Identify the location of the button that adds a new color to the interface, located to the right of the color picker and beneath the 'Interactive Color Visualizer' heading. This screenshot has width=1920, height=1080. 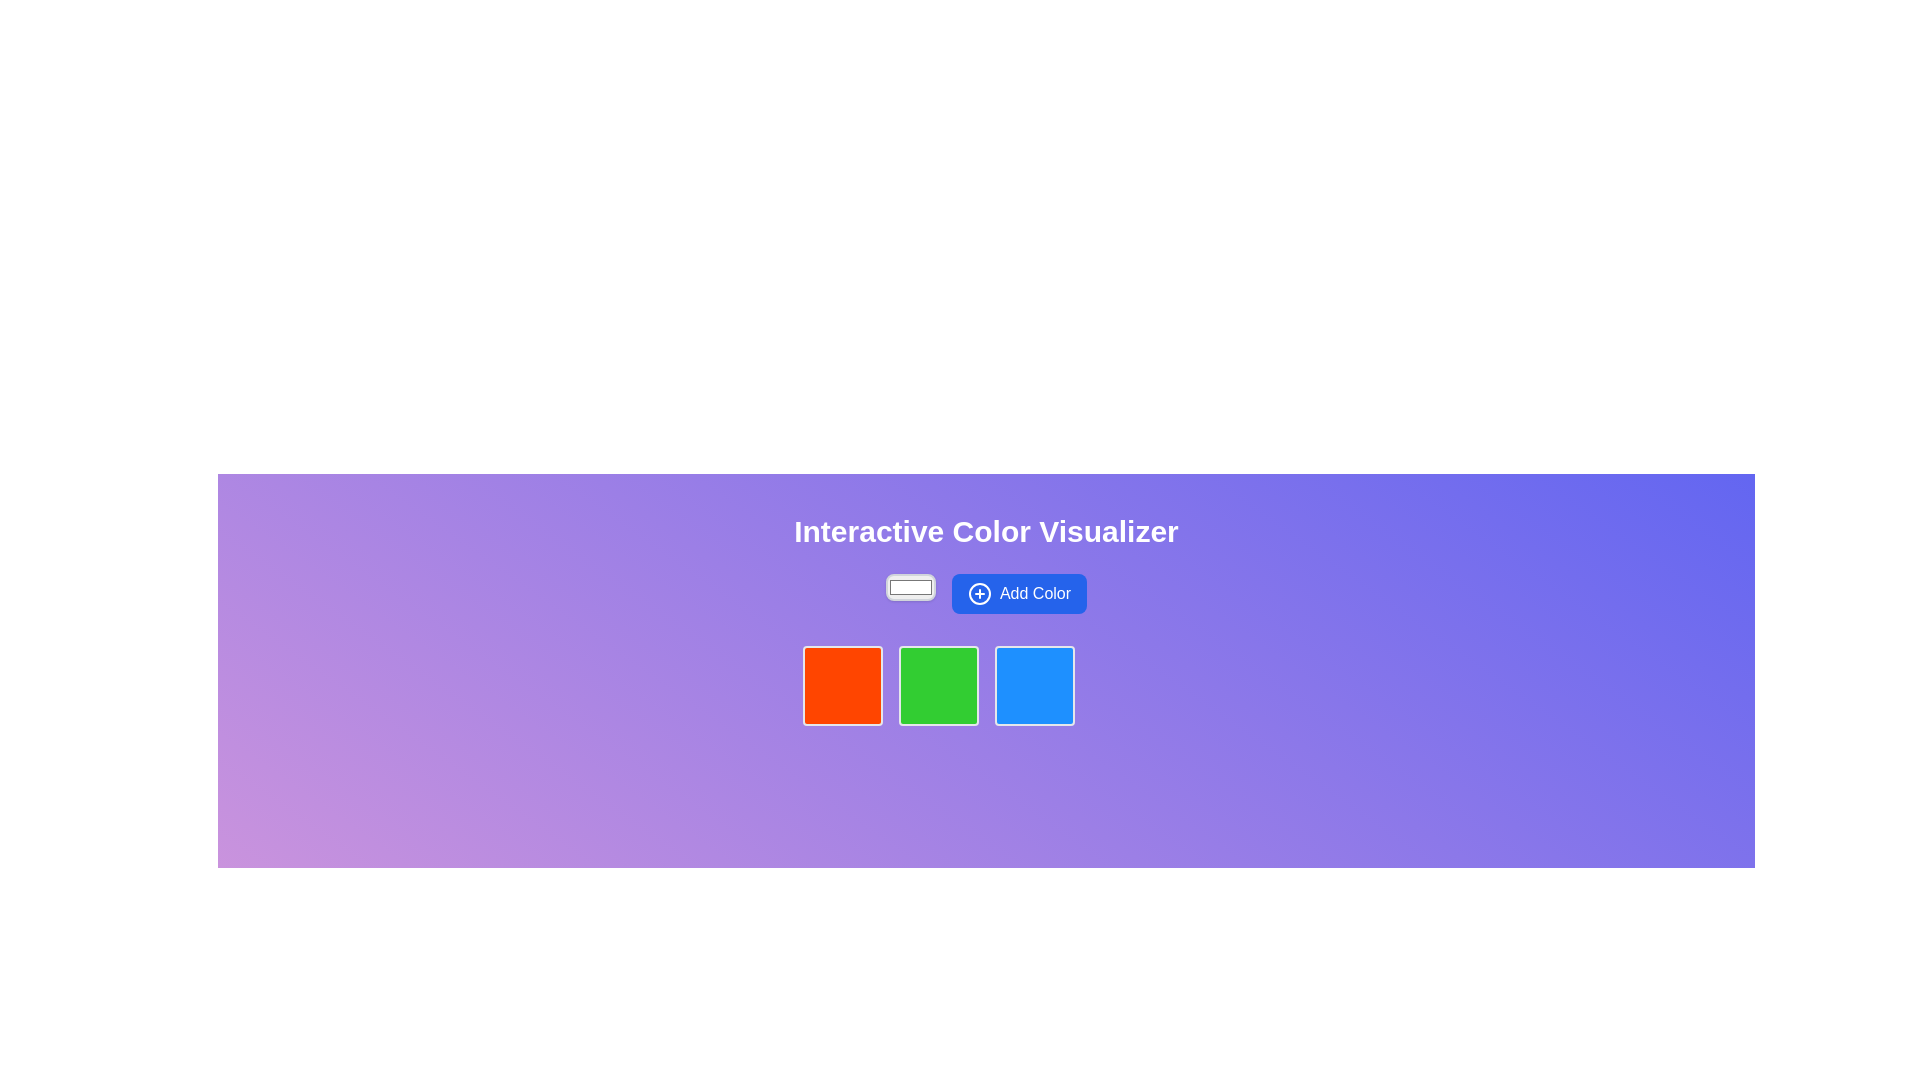
(1019, 593).